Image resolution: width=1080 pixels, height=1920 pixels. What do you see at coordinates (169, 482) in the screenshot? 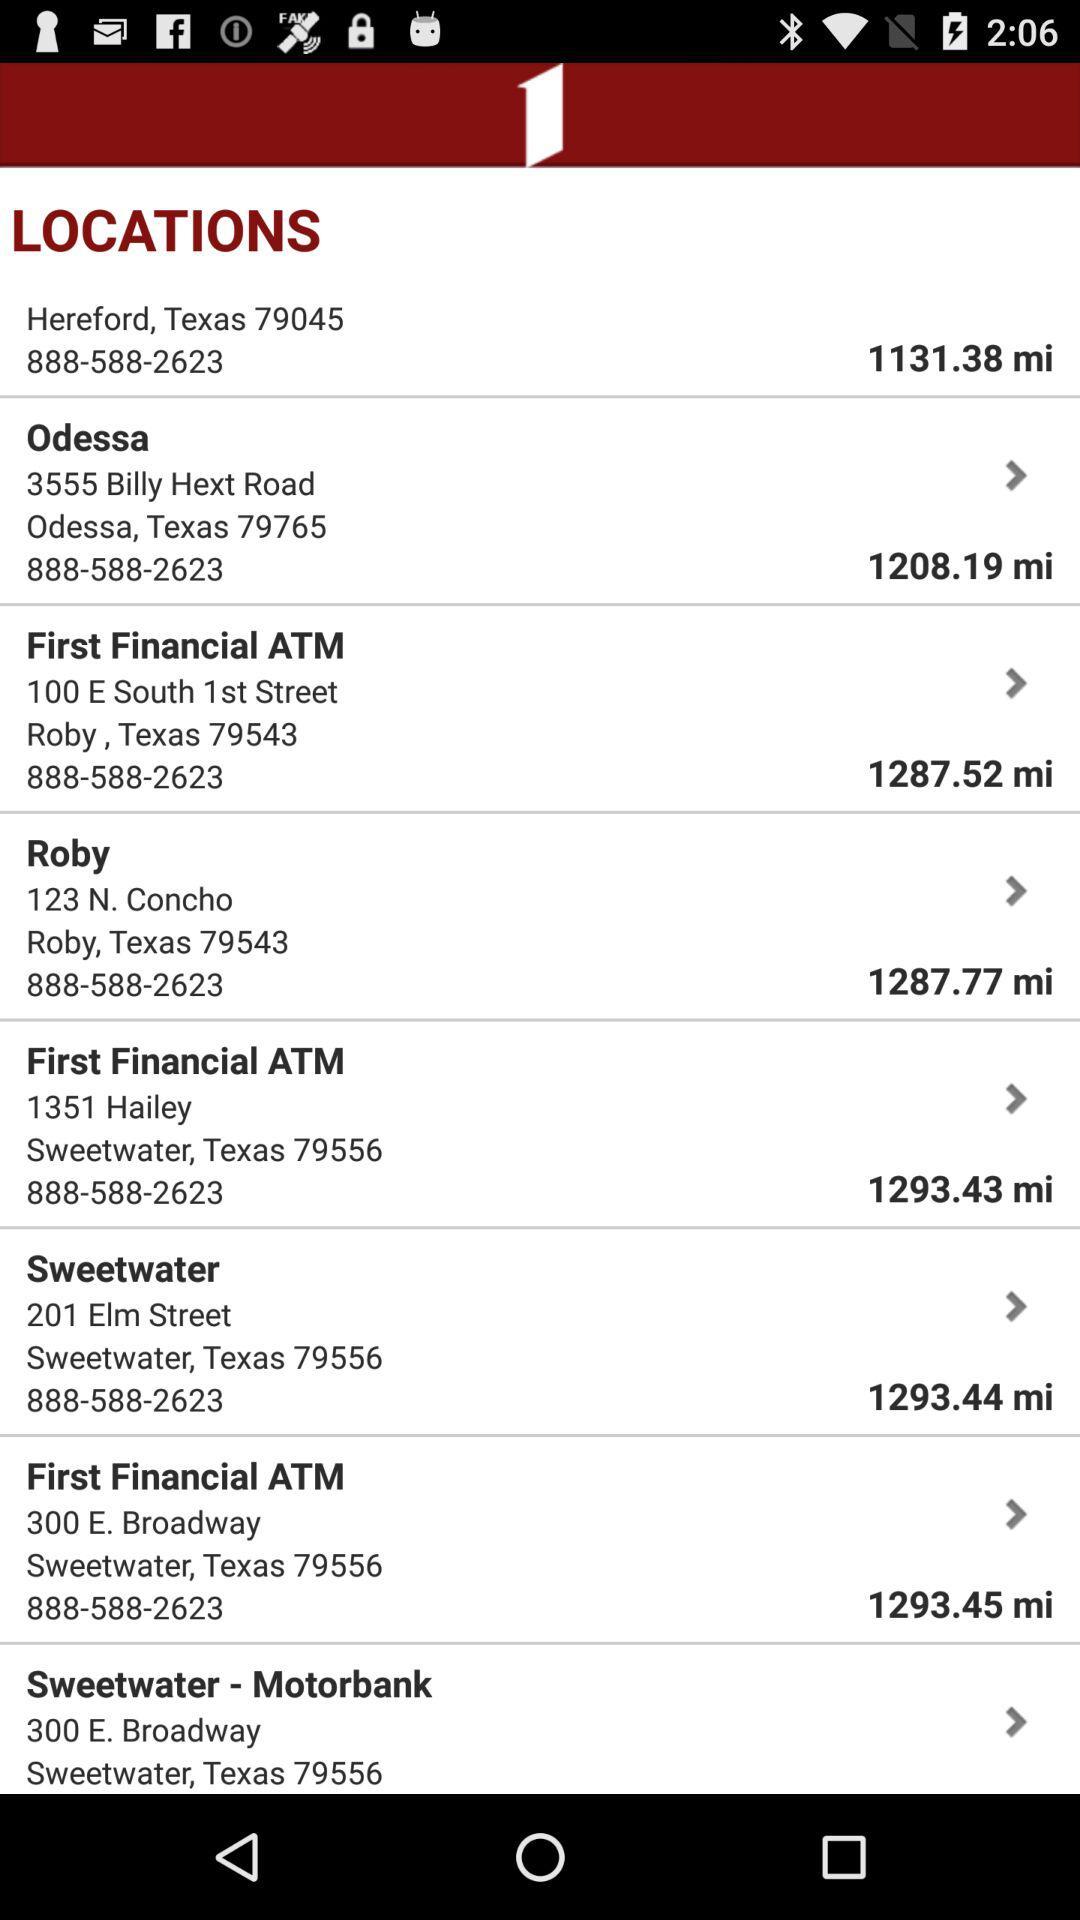
I see `the app below the odessa item` at bounding box center [169, 482].